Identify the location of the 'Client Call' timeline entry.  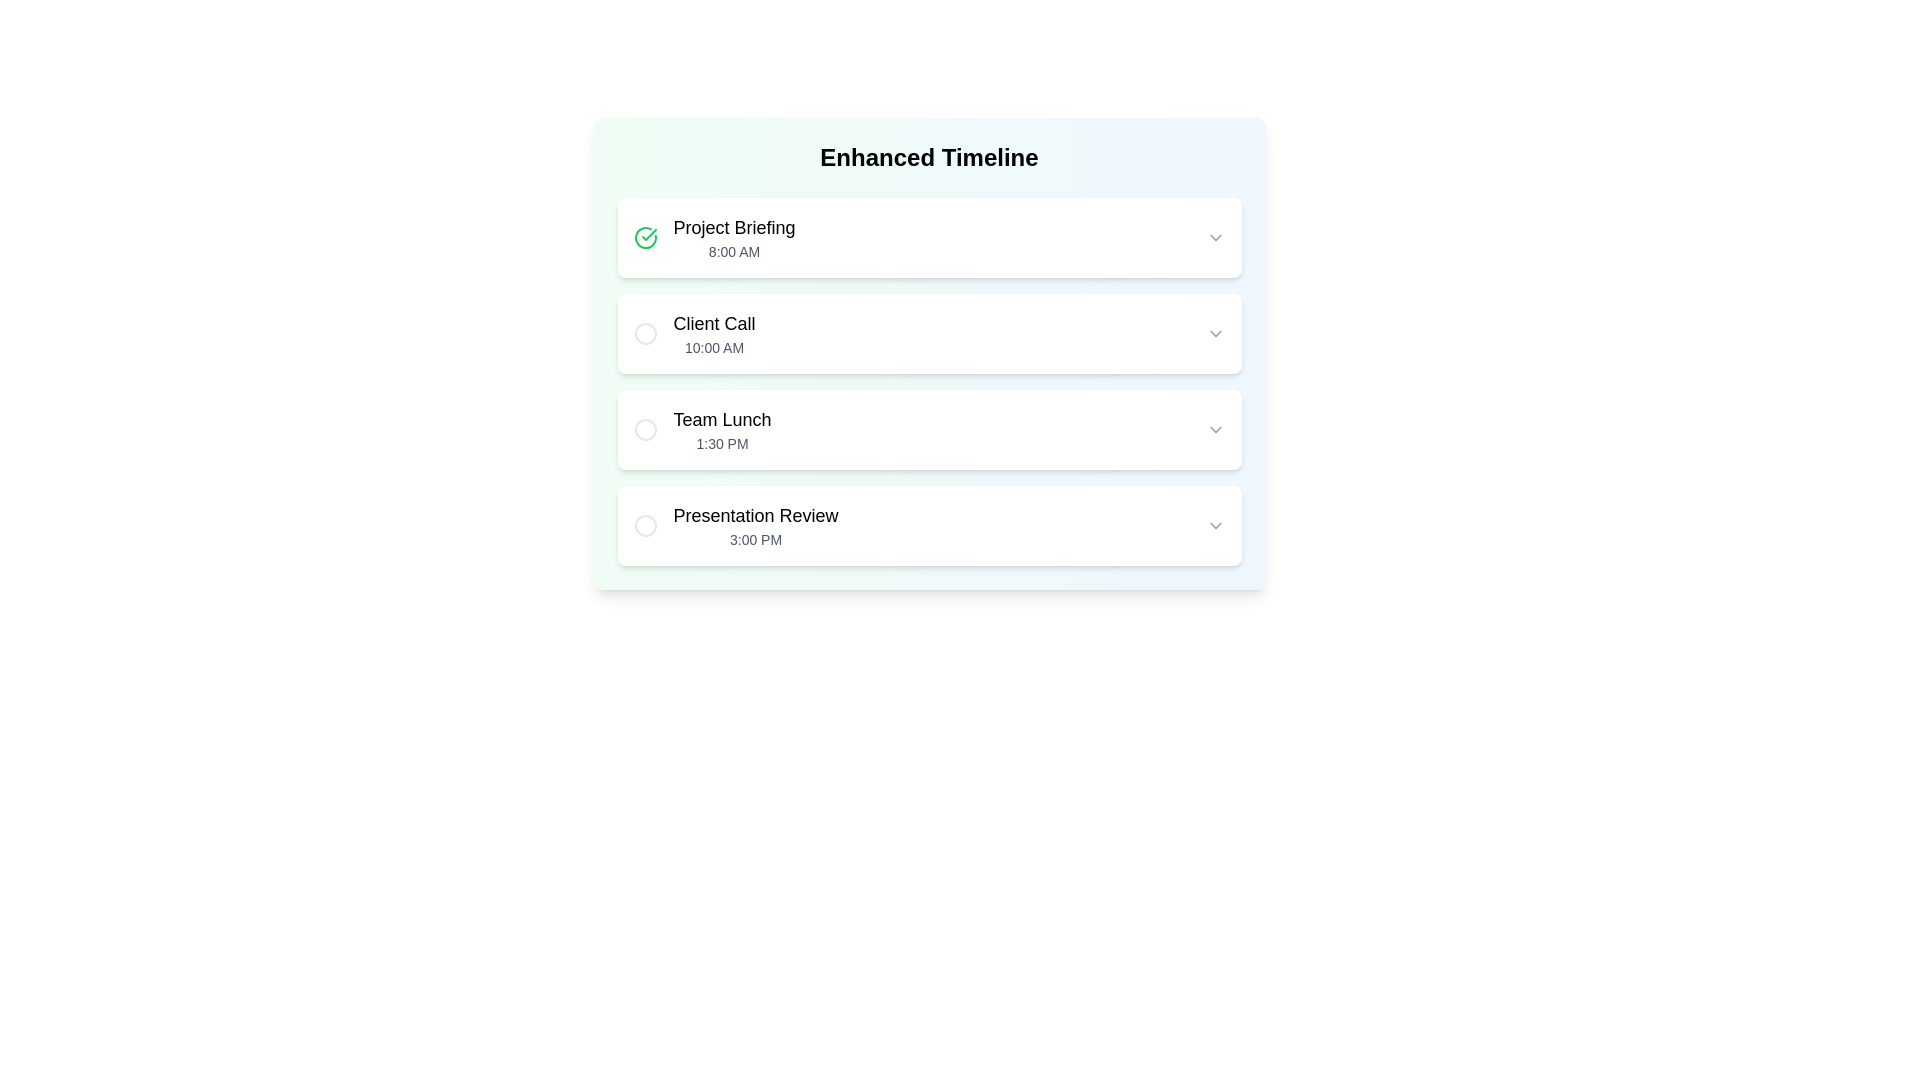
(694, 333).